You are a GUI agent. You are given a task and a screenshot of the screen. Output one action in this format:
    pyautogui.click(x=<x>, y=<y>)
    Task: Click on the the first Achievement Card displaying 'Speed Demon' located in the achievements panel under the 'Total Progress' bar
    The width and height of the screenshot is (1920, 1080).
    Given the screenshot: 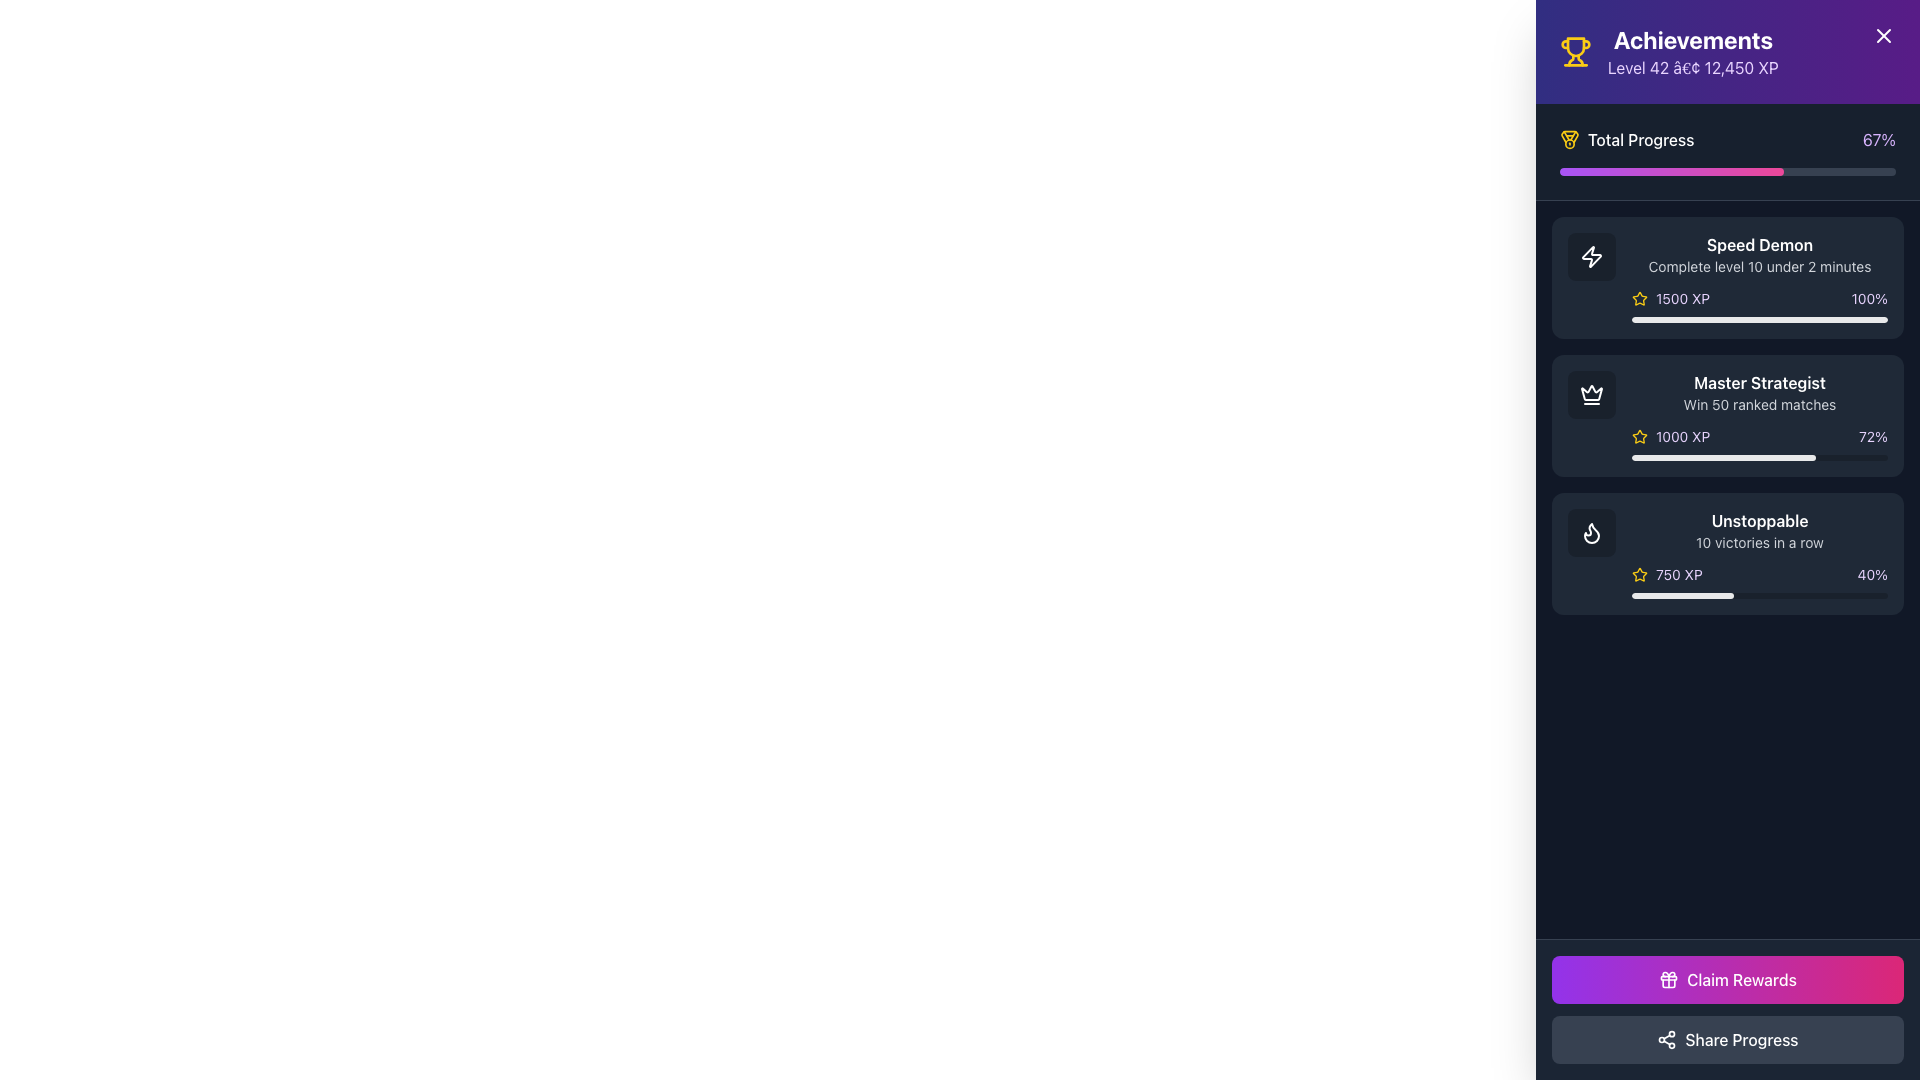 What is the action you would take?
    pyautogui.click(x=1727, y=277)
    